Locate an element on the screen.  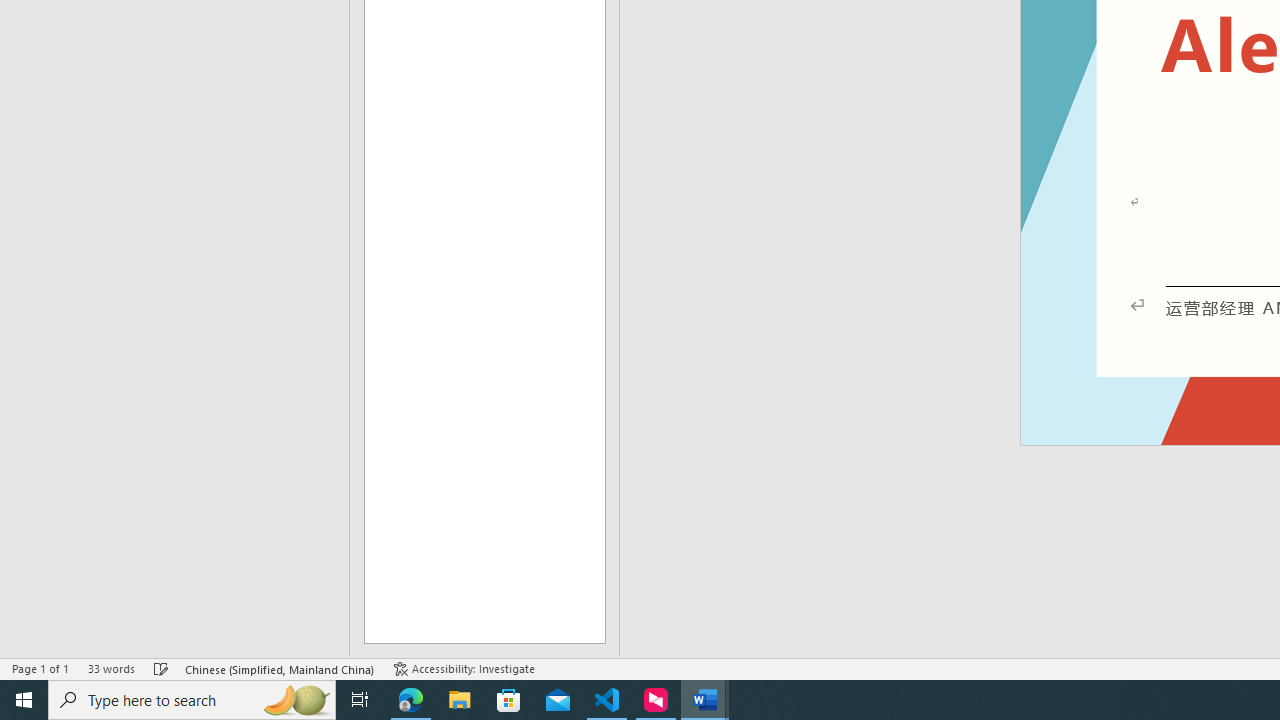
'Page Number Page 1 of 1' is located at coordinates (40, 669).